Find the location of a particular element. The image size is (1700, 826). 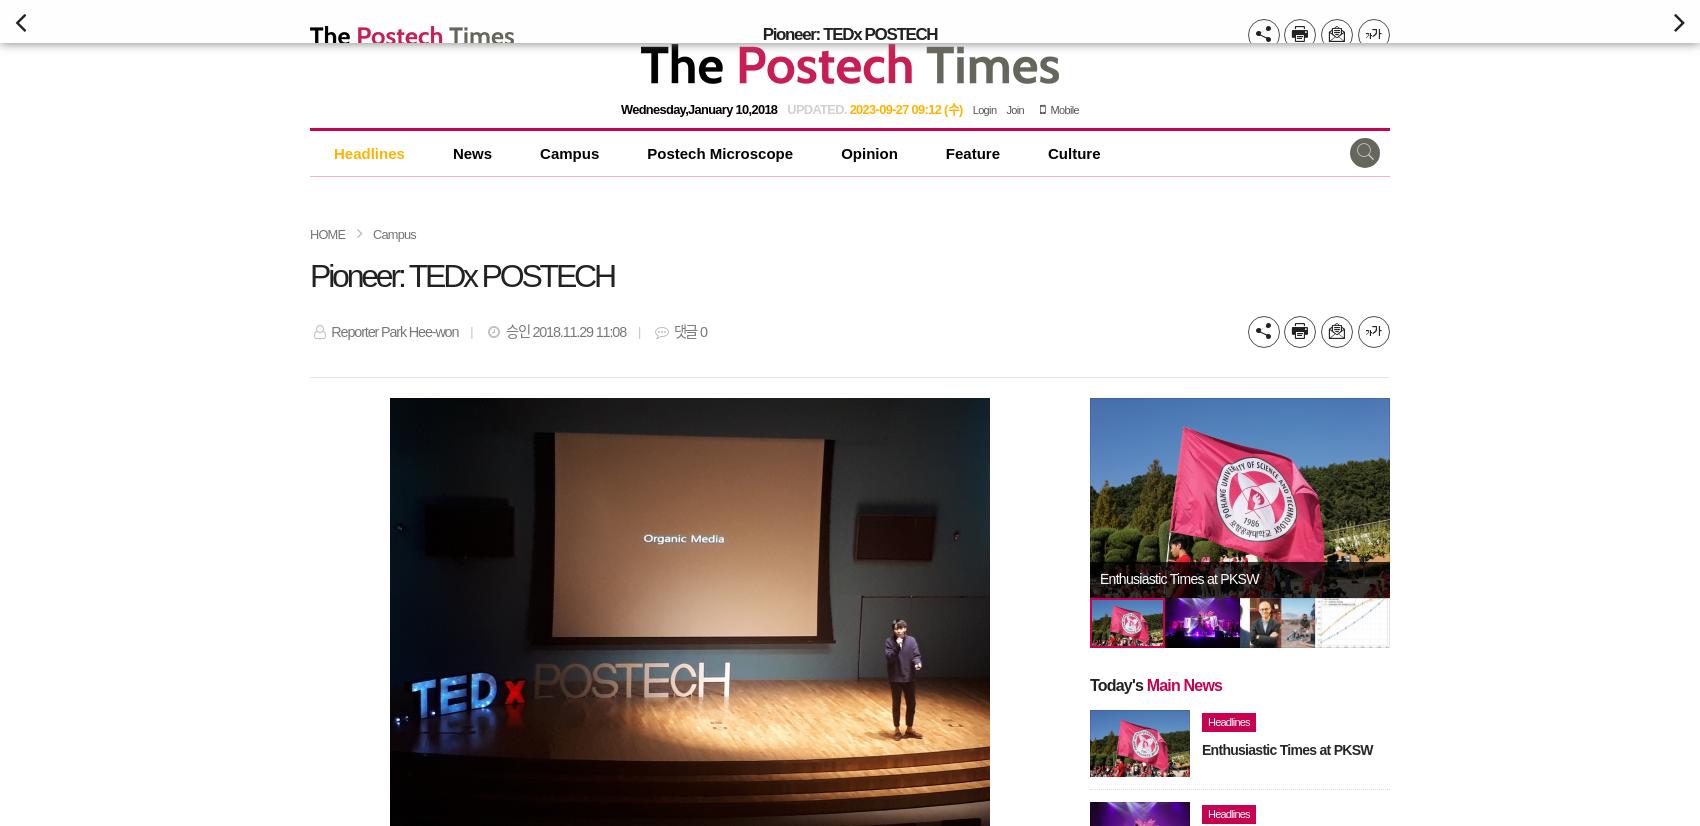

'Opinion' is located at coordinates (869, 152).